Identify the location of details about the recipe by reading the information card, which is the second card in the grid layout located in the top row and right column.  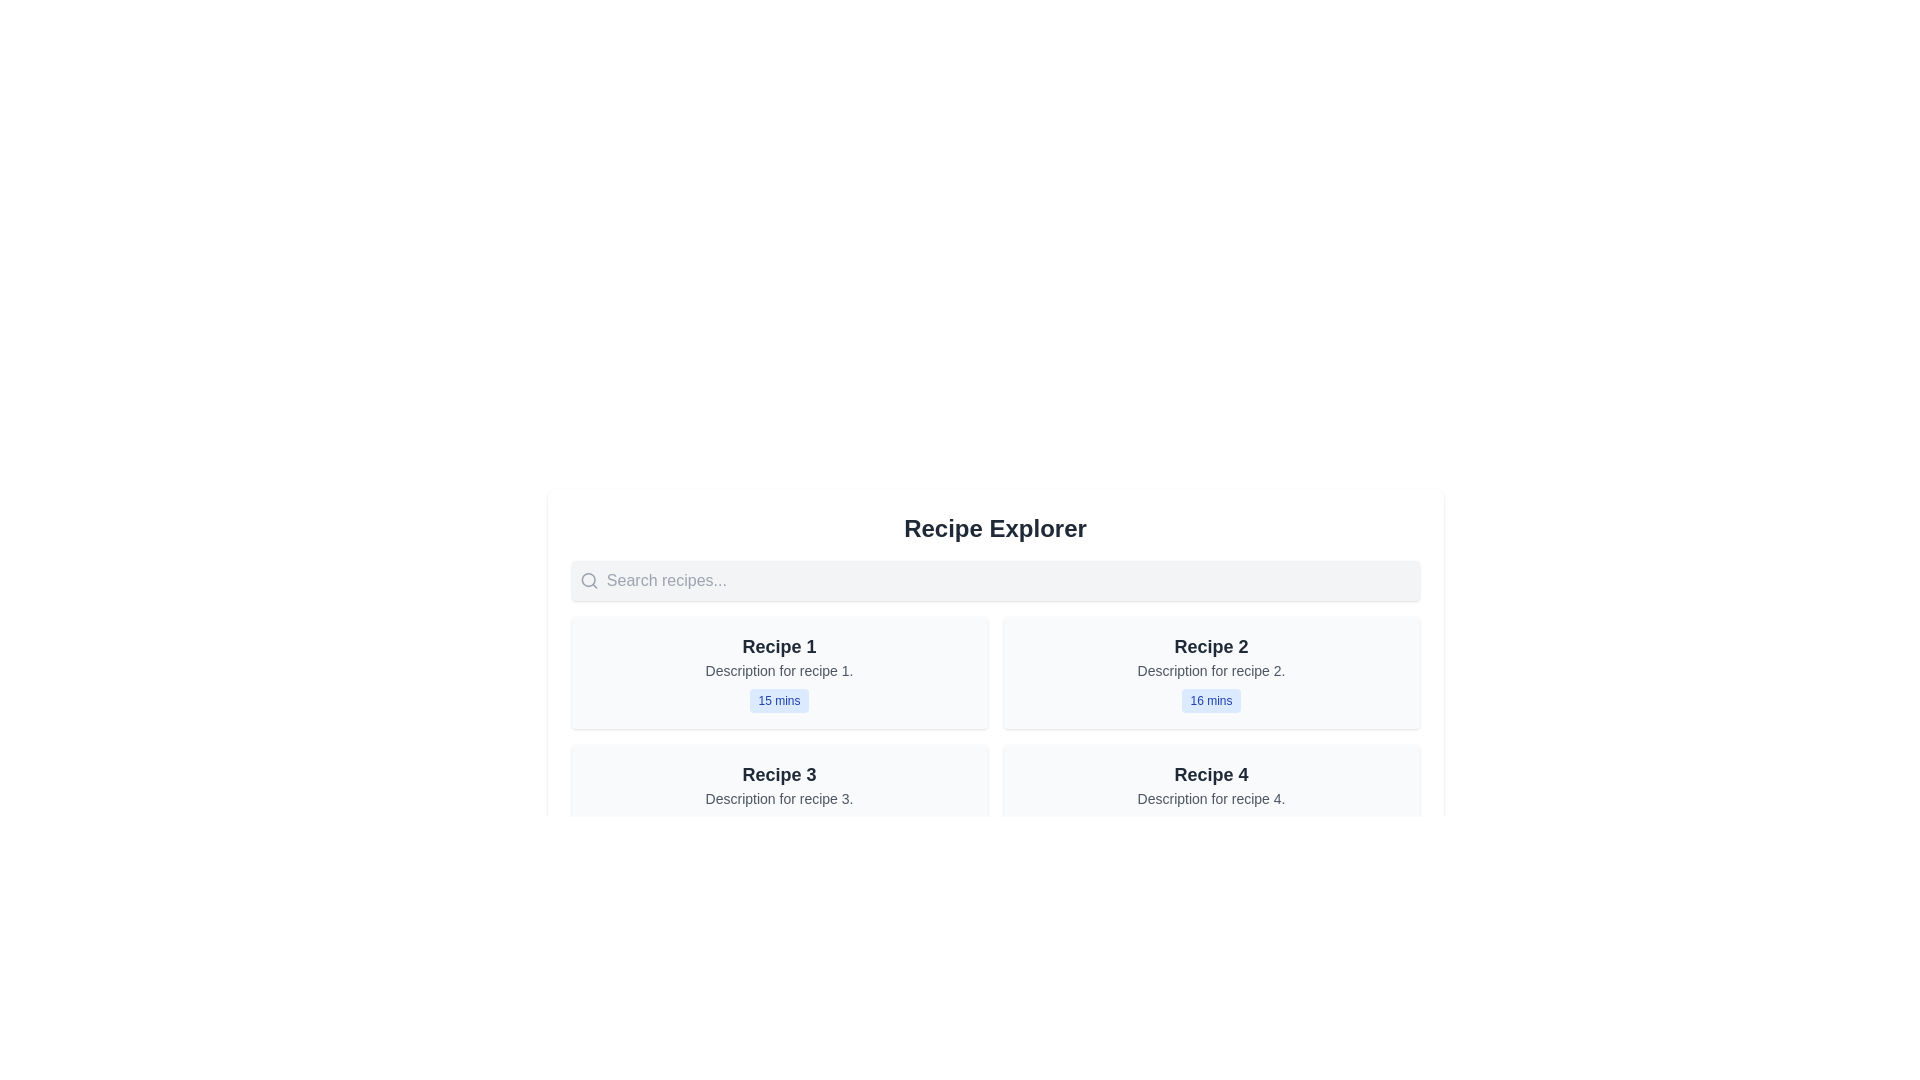
(1210, 672).